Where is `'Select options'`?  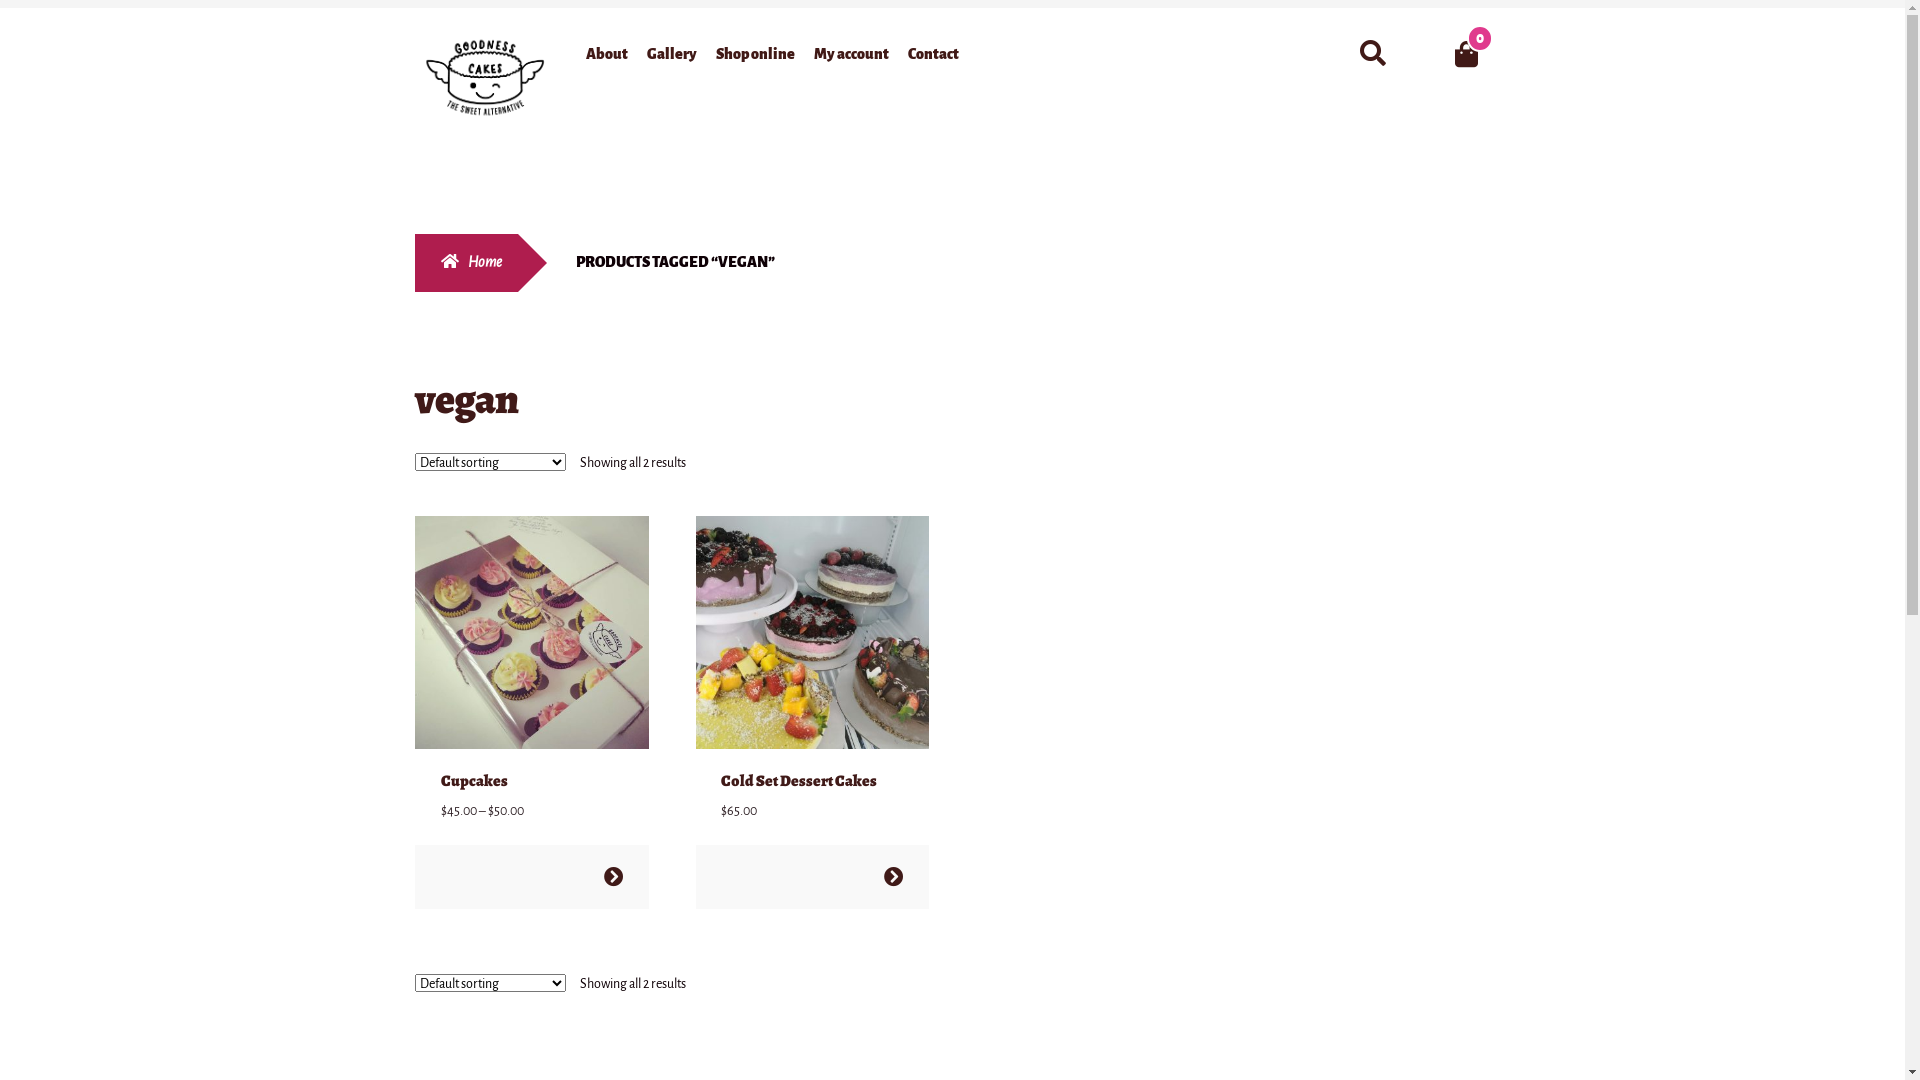 'Select options' is located at coordinates (892, 875).